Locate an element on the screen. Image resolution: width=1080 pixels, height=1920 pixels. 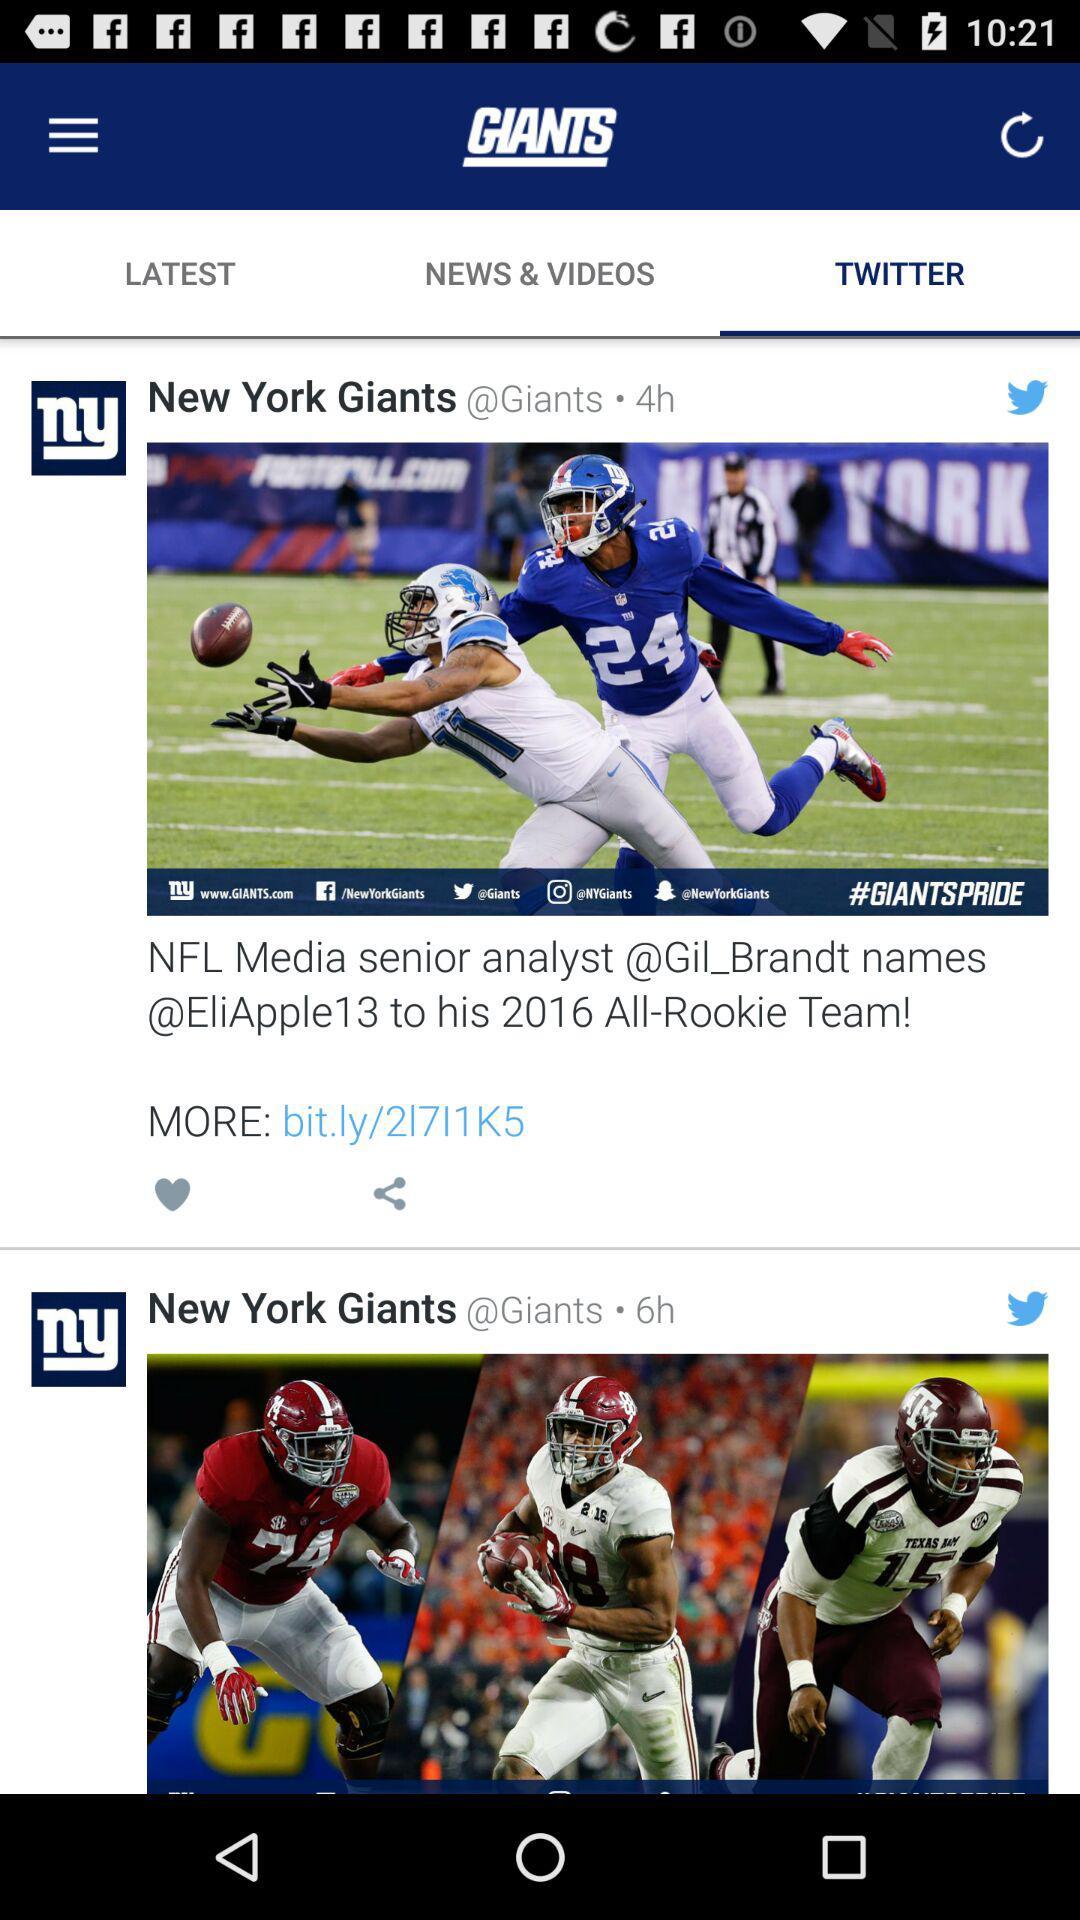
nfl media senior item is located at coordinates (596, 1037).